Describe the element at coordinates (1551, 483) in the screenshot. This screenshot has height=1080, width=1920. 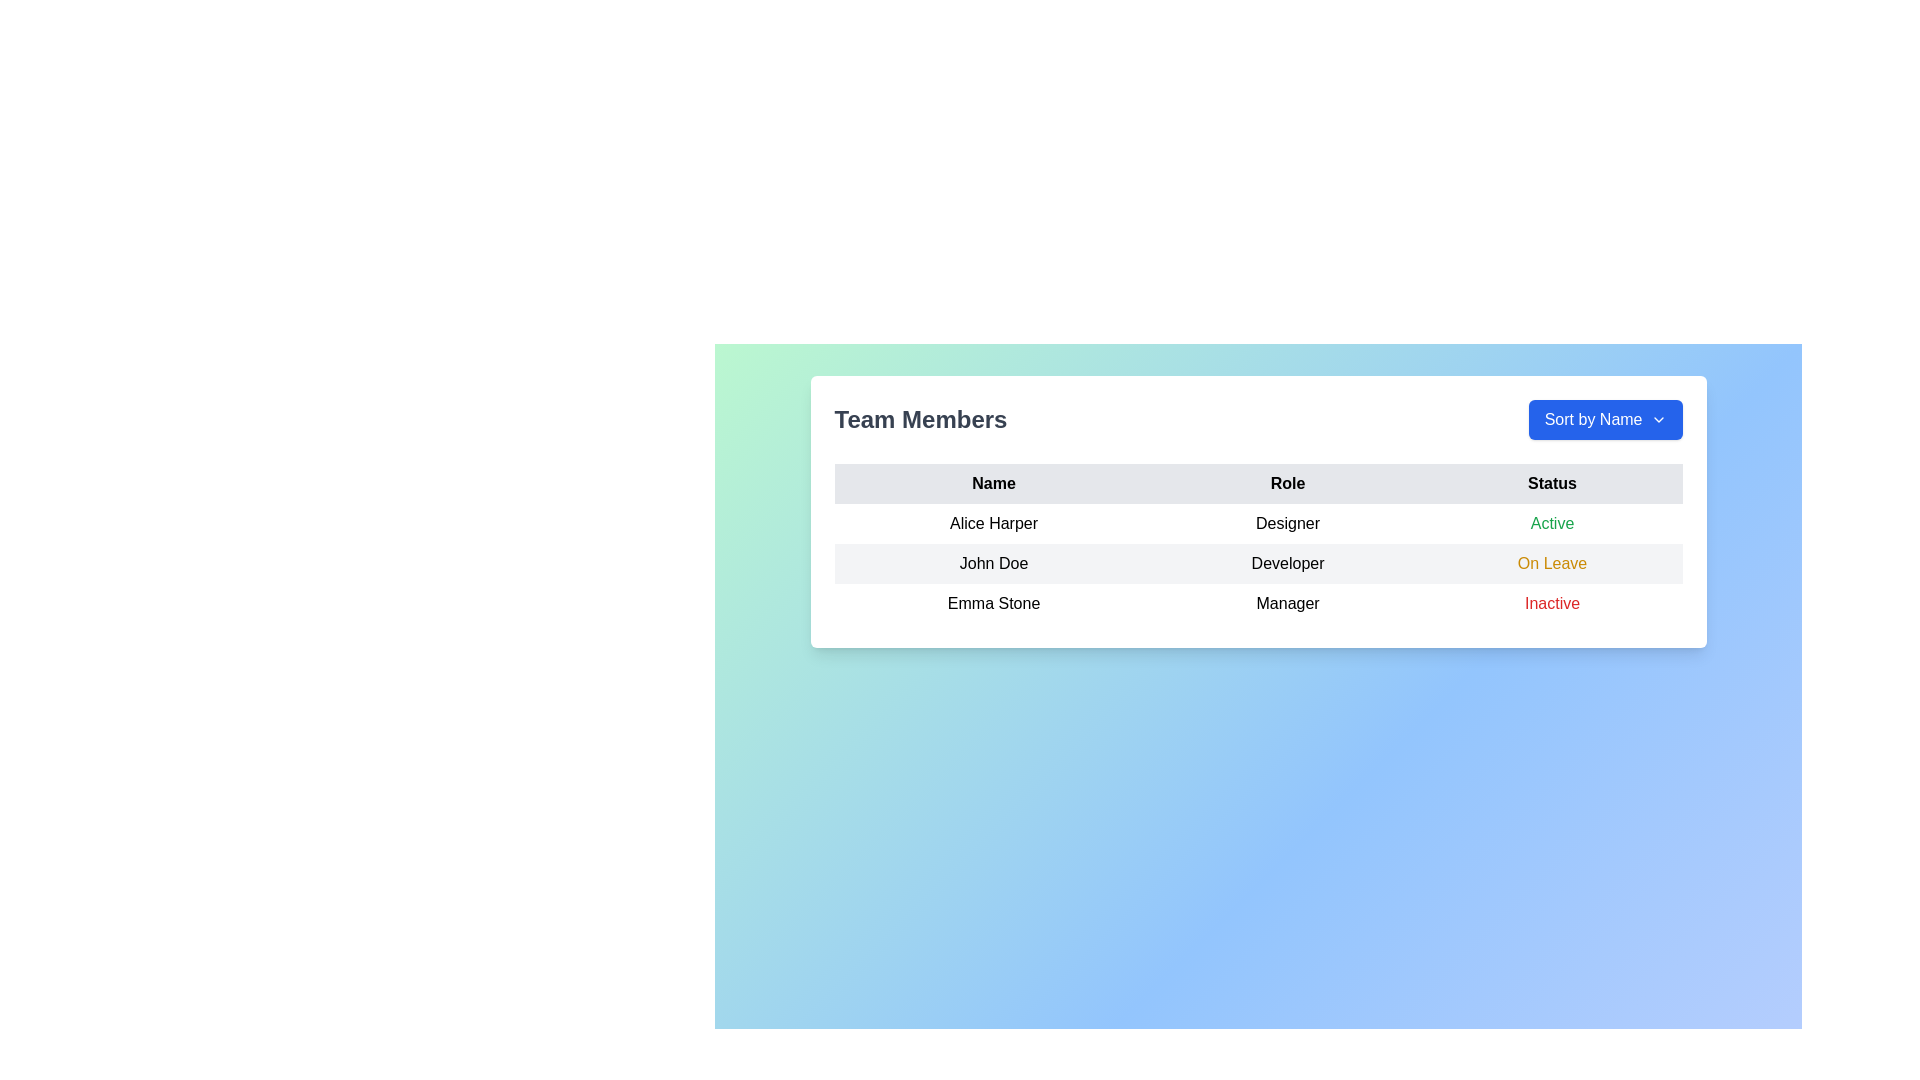
I see `the third Table Header Cell in the header of the table that provides status information for listed entities` at that location.